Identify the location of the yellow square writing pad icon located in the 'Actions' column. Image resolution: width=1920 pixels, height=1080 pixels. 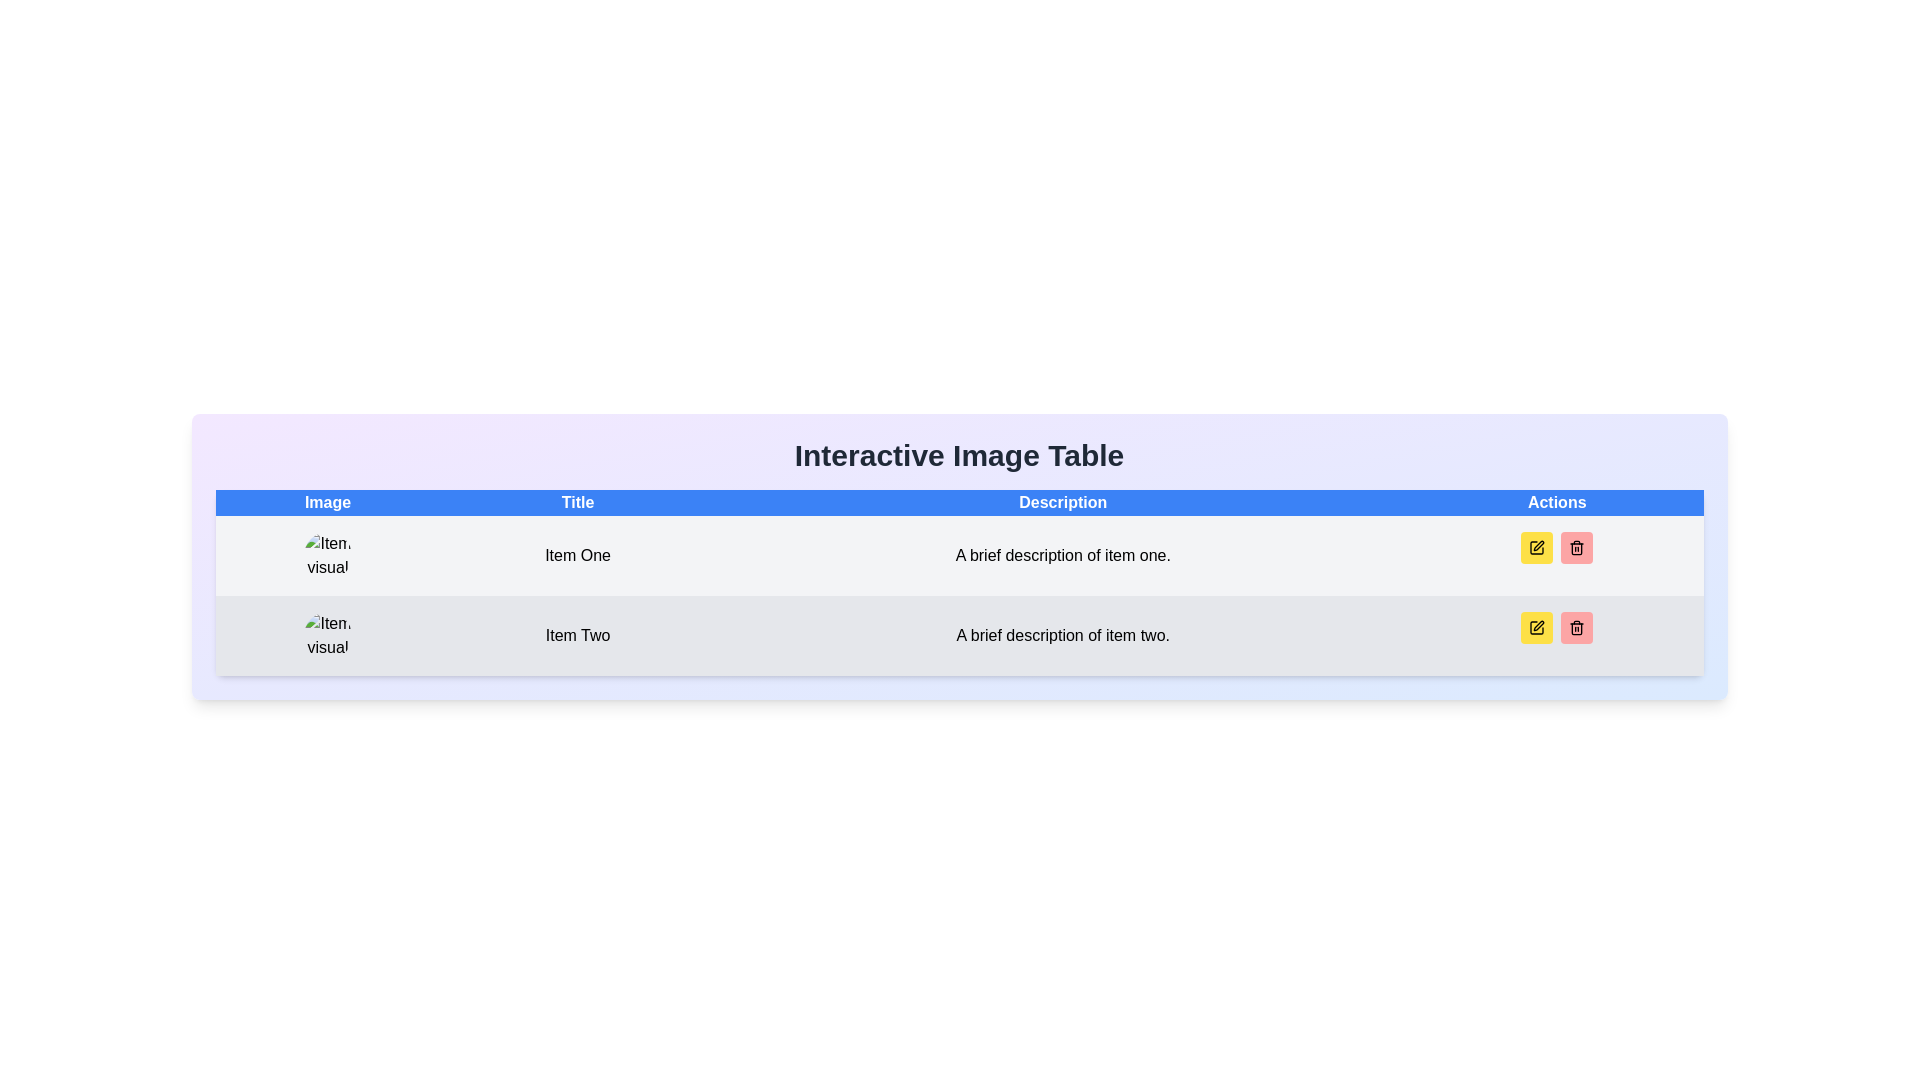
(1536, 547).